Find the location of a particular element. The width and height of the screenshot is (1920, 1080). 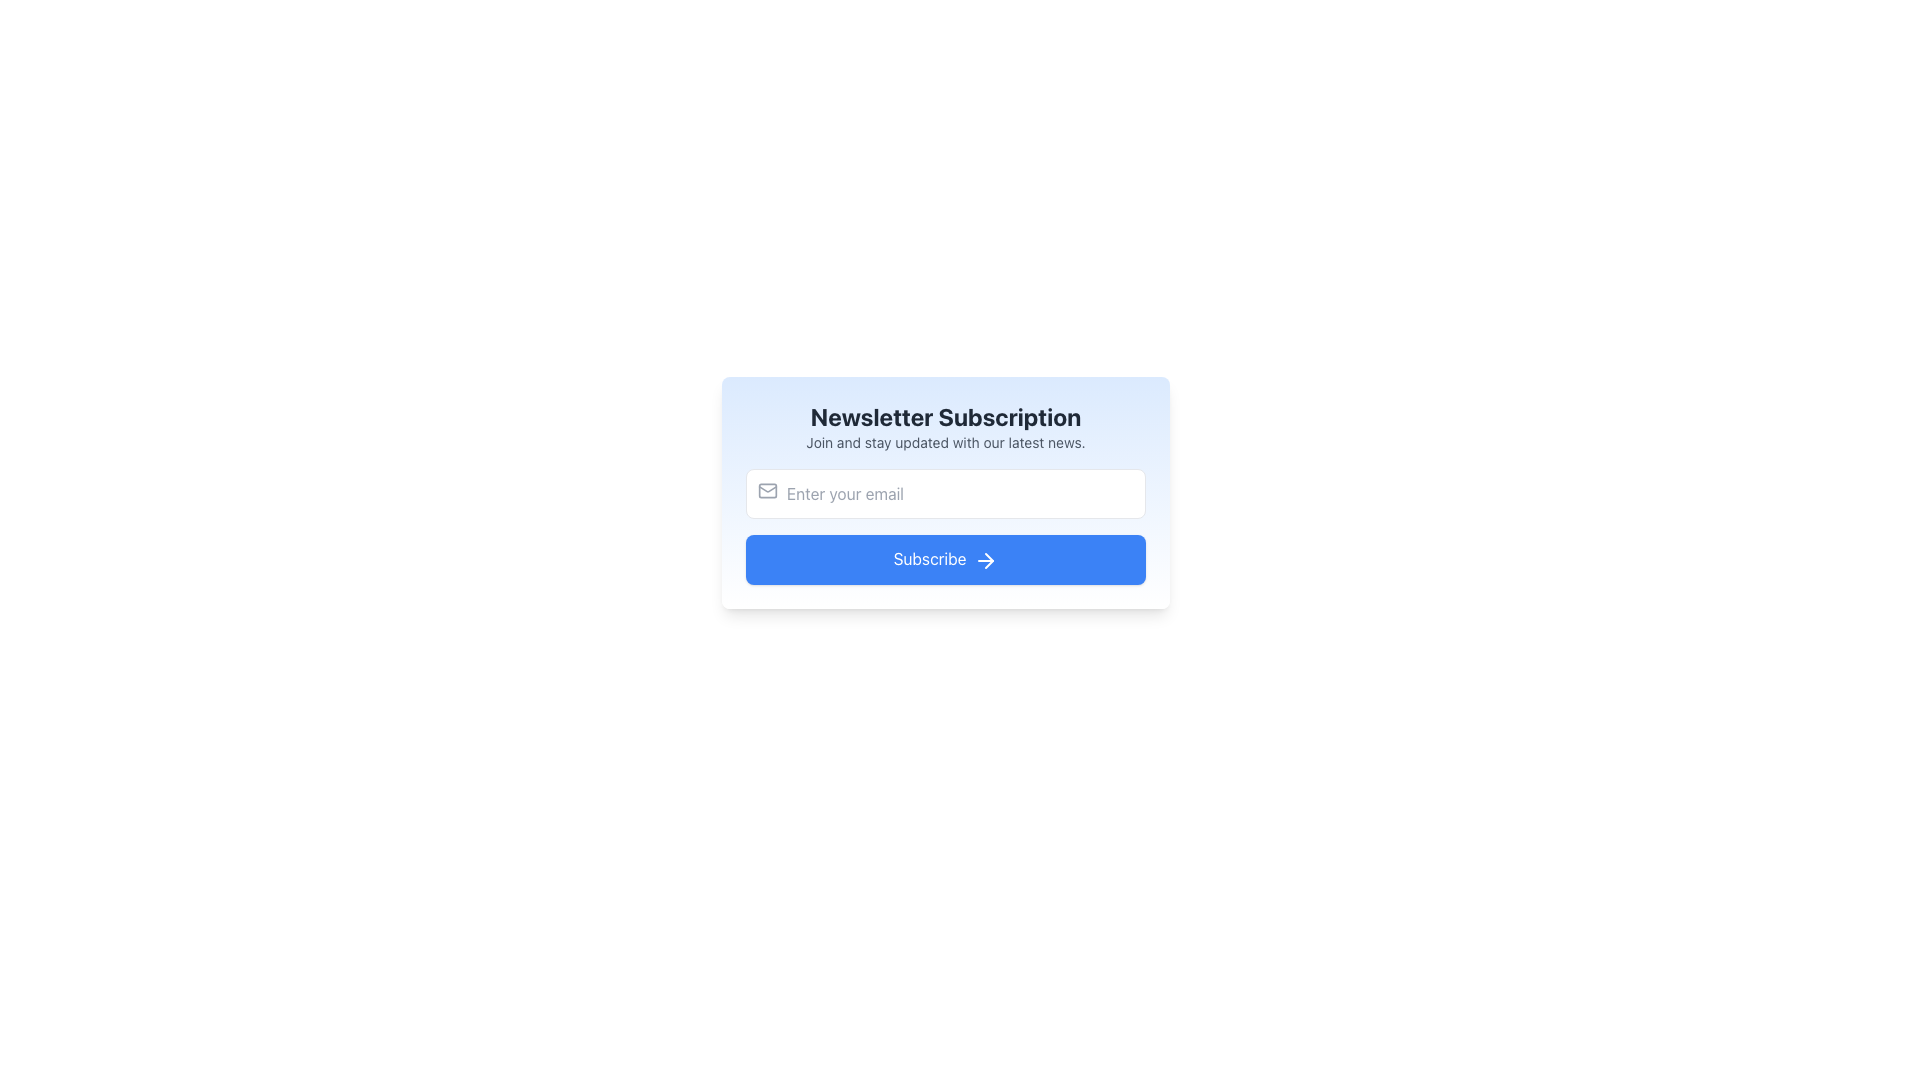

the newsletter subscription button to observe the hover effects is located at coordinates (944, 559).